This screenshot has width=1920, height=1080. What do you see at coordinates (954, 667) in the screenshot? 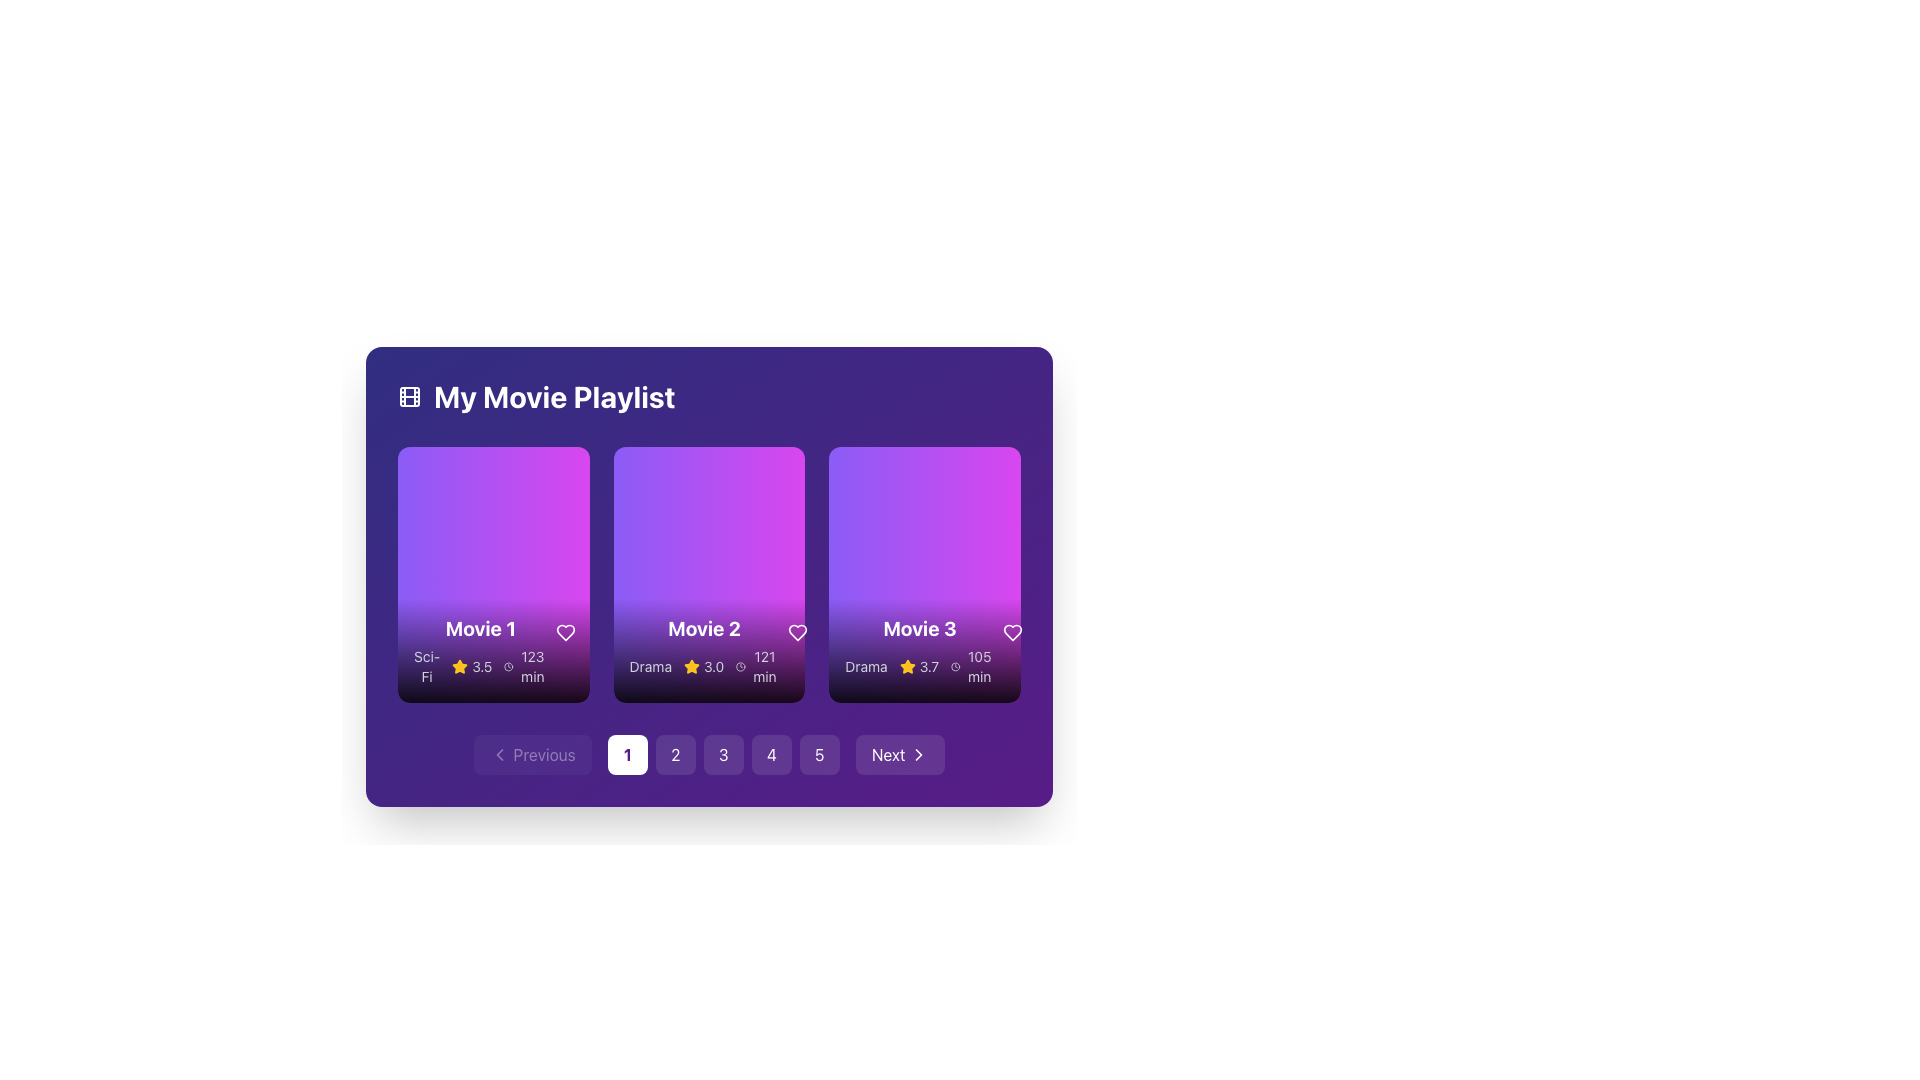
I see `clock icon located within the card for 'Movie 3' in the movie playlist interface, positioned to the left of the text '105 min' and below the movie's rating information using developer tools` at bounding box center [954, 667].